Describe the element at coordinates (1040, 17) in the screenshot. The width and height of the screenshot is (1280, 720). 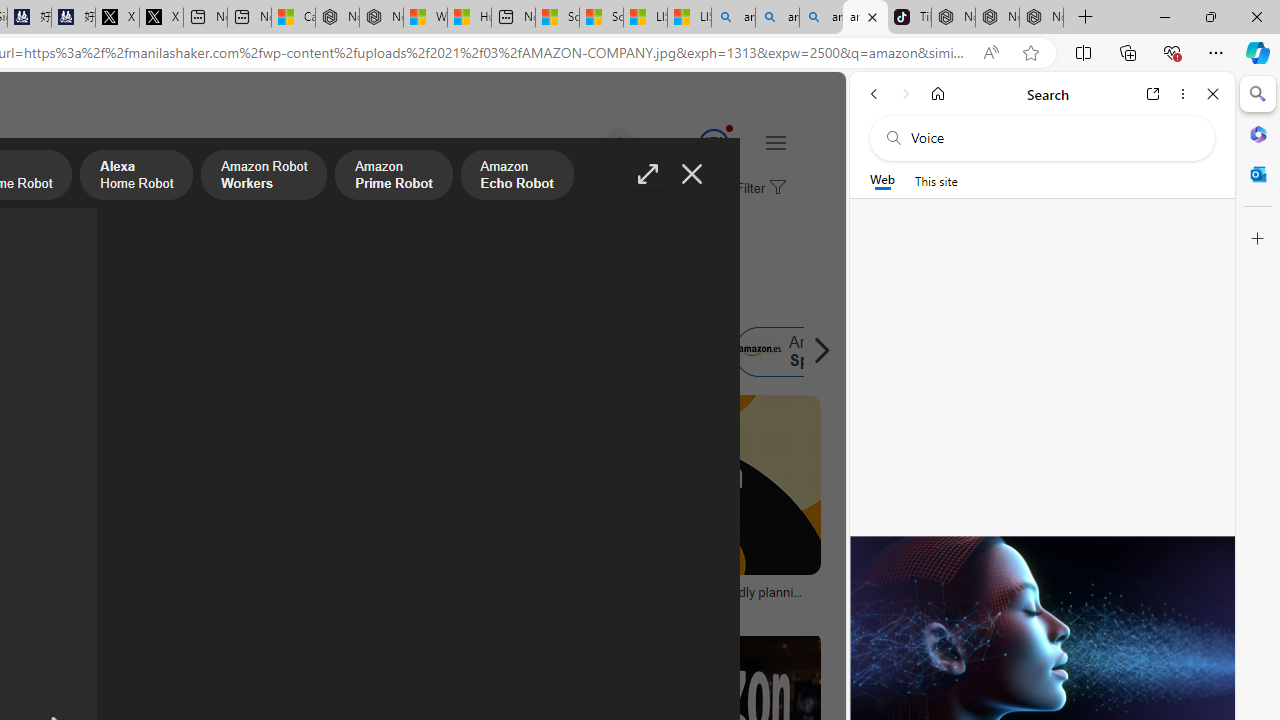
I see `'Nordace - Siena Pro 15 Essential Set'` at that location.